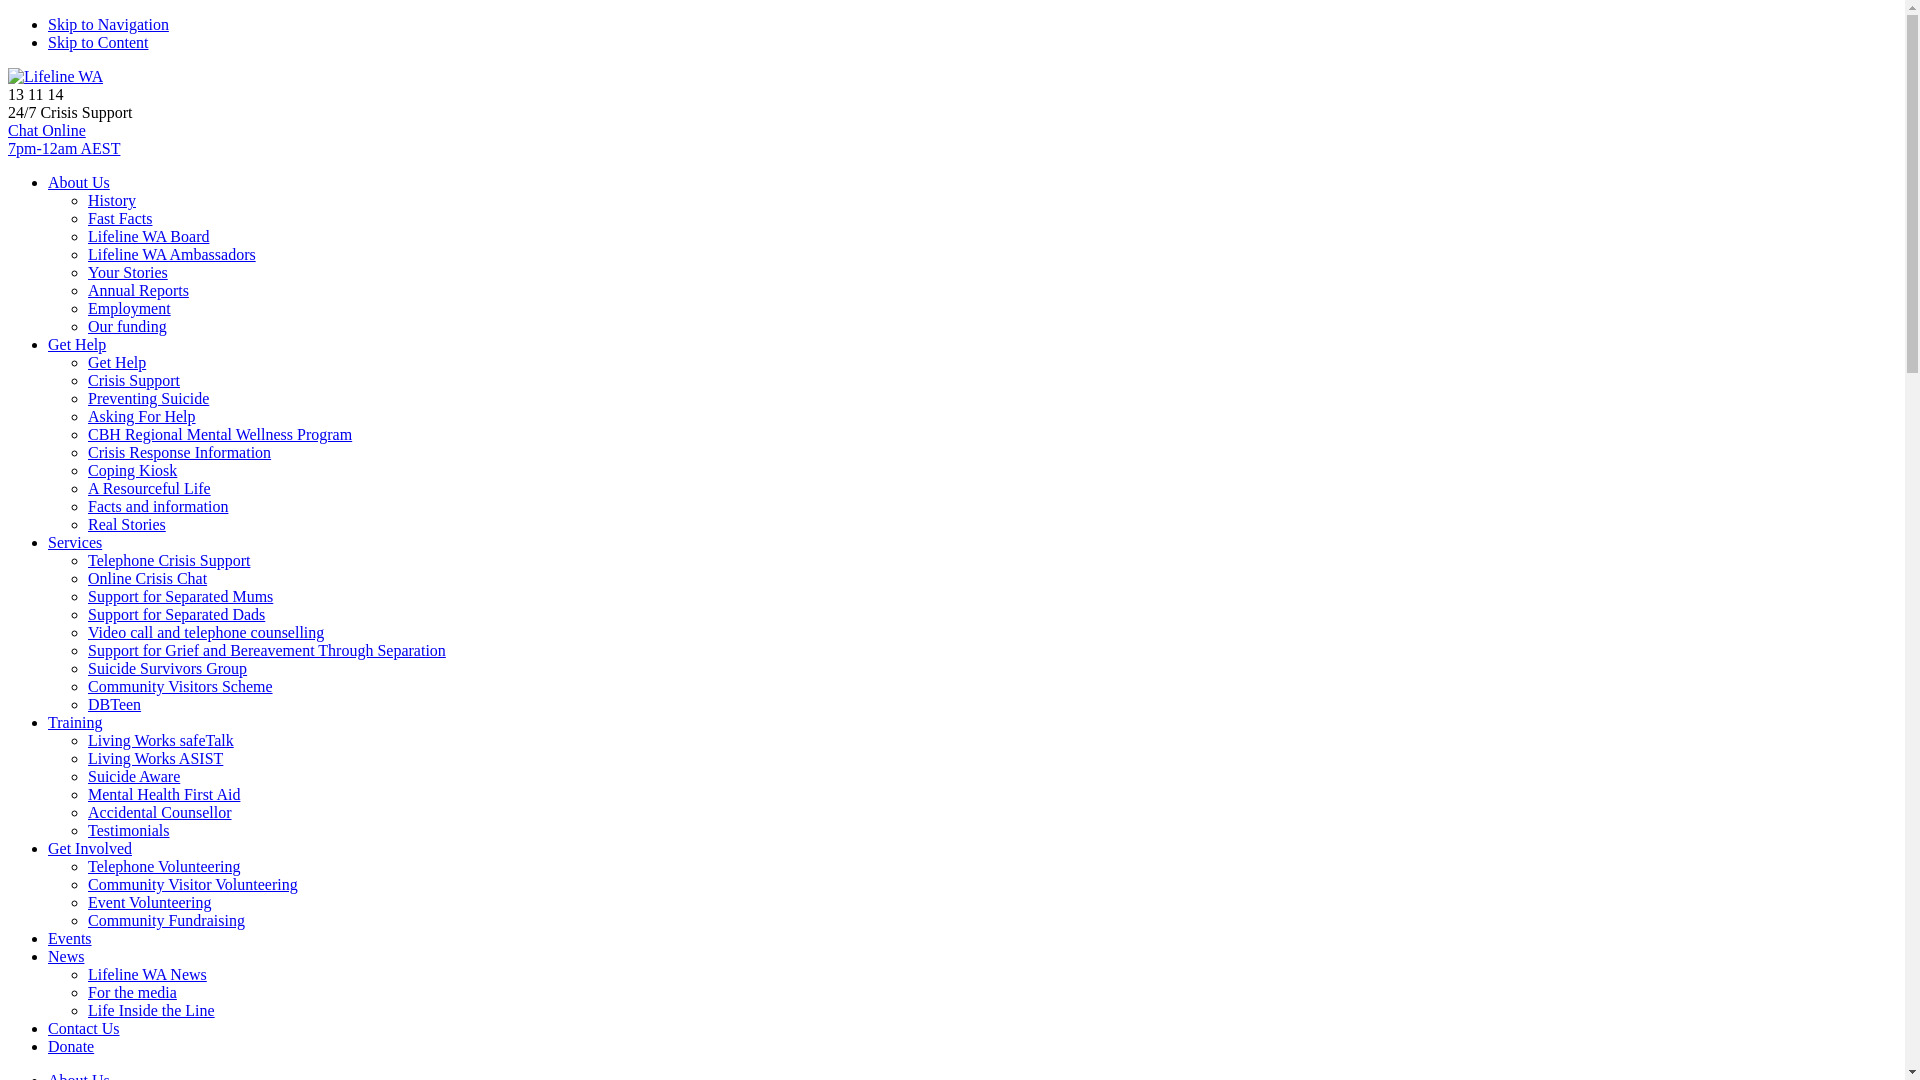 The image size is (1920, 1080). I want to click on 'Lifeline WA Board', so click(147, 235).